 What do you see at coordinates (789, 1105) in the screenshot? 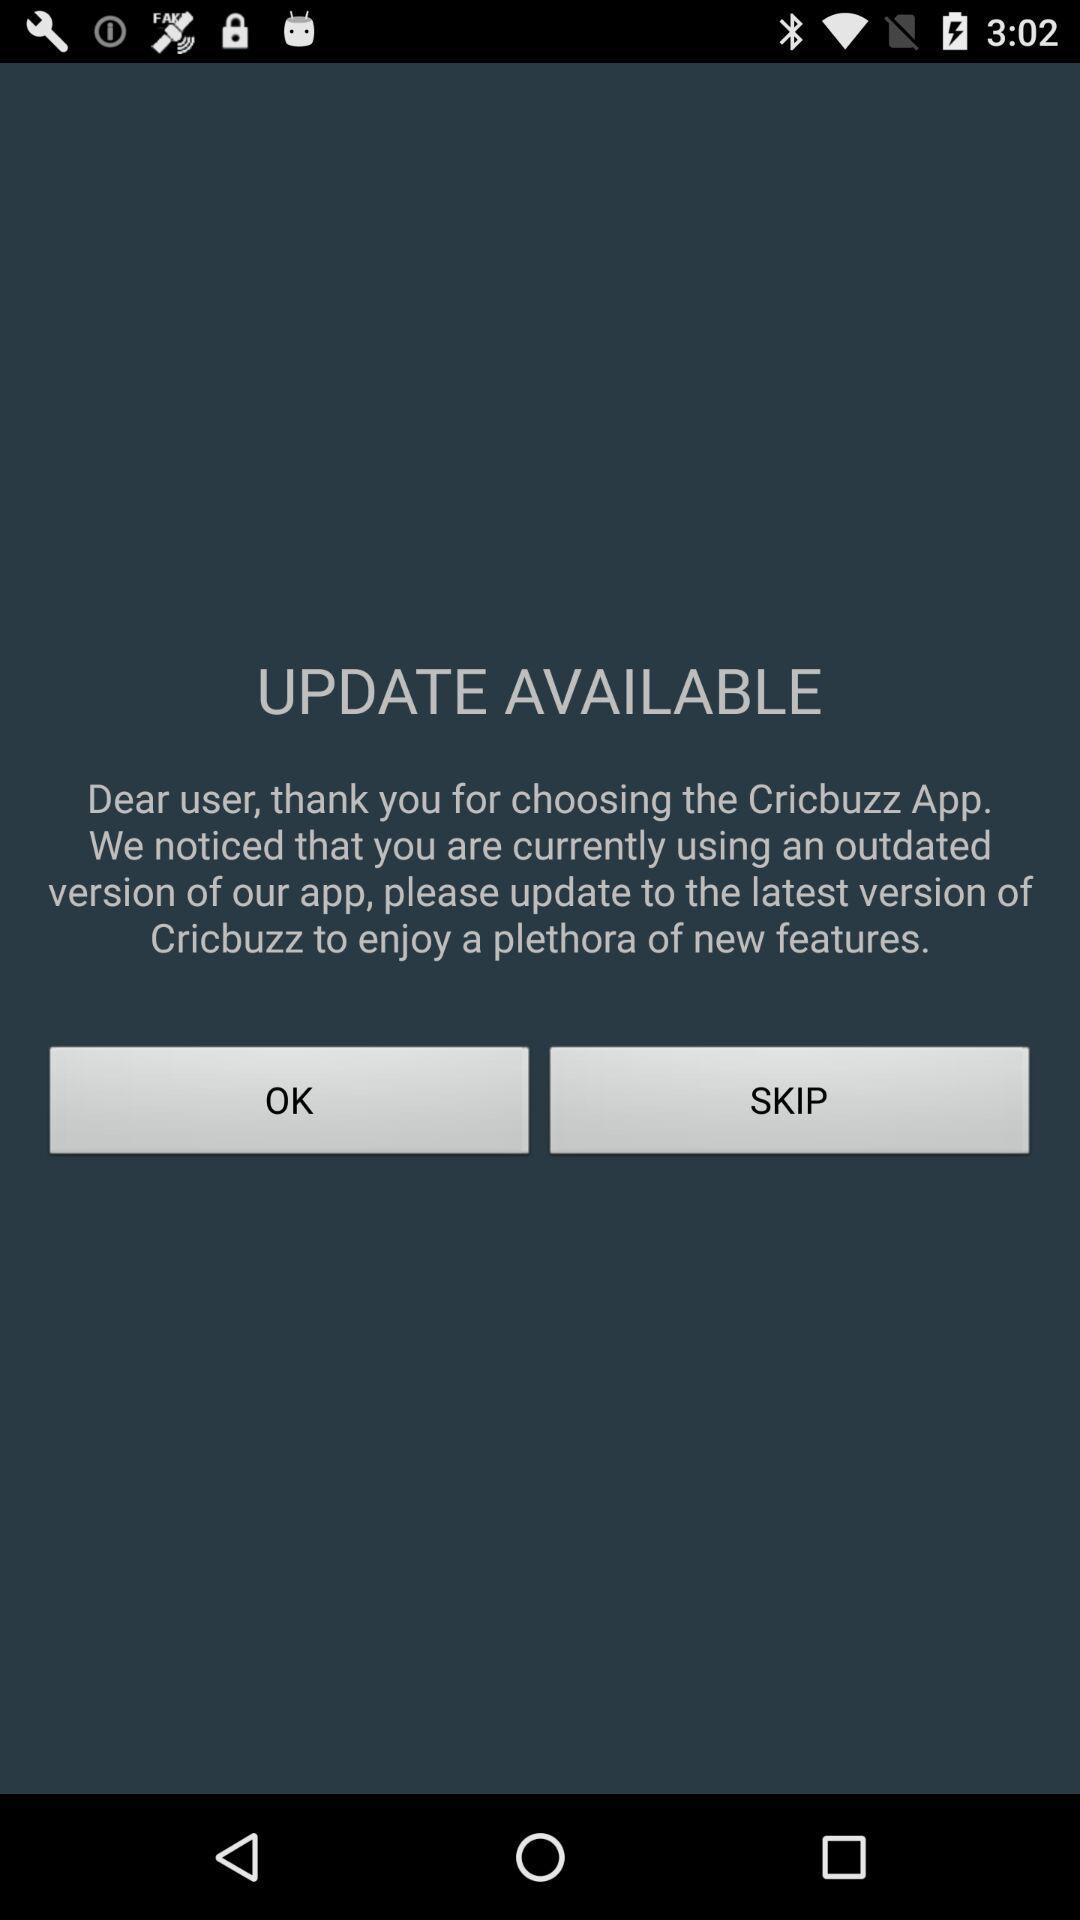
I see `the skip button` at bounding box center [789, 1105].